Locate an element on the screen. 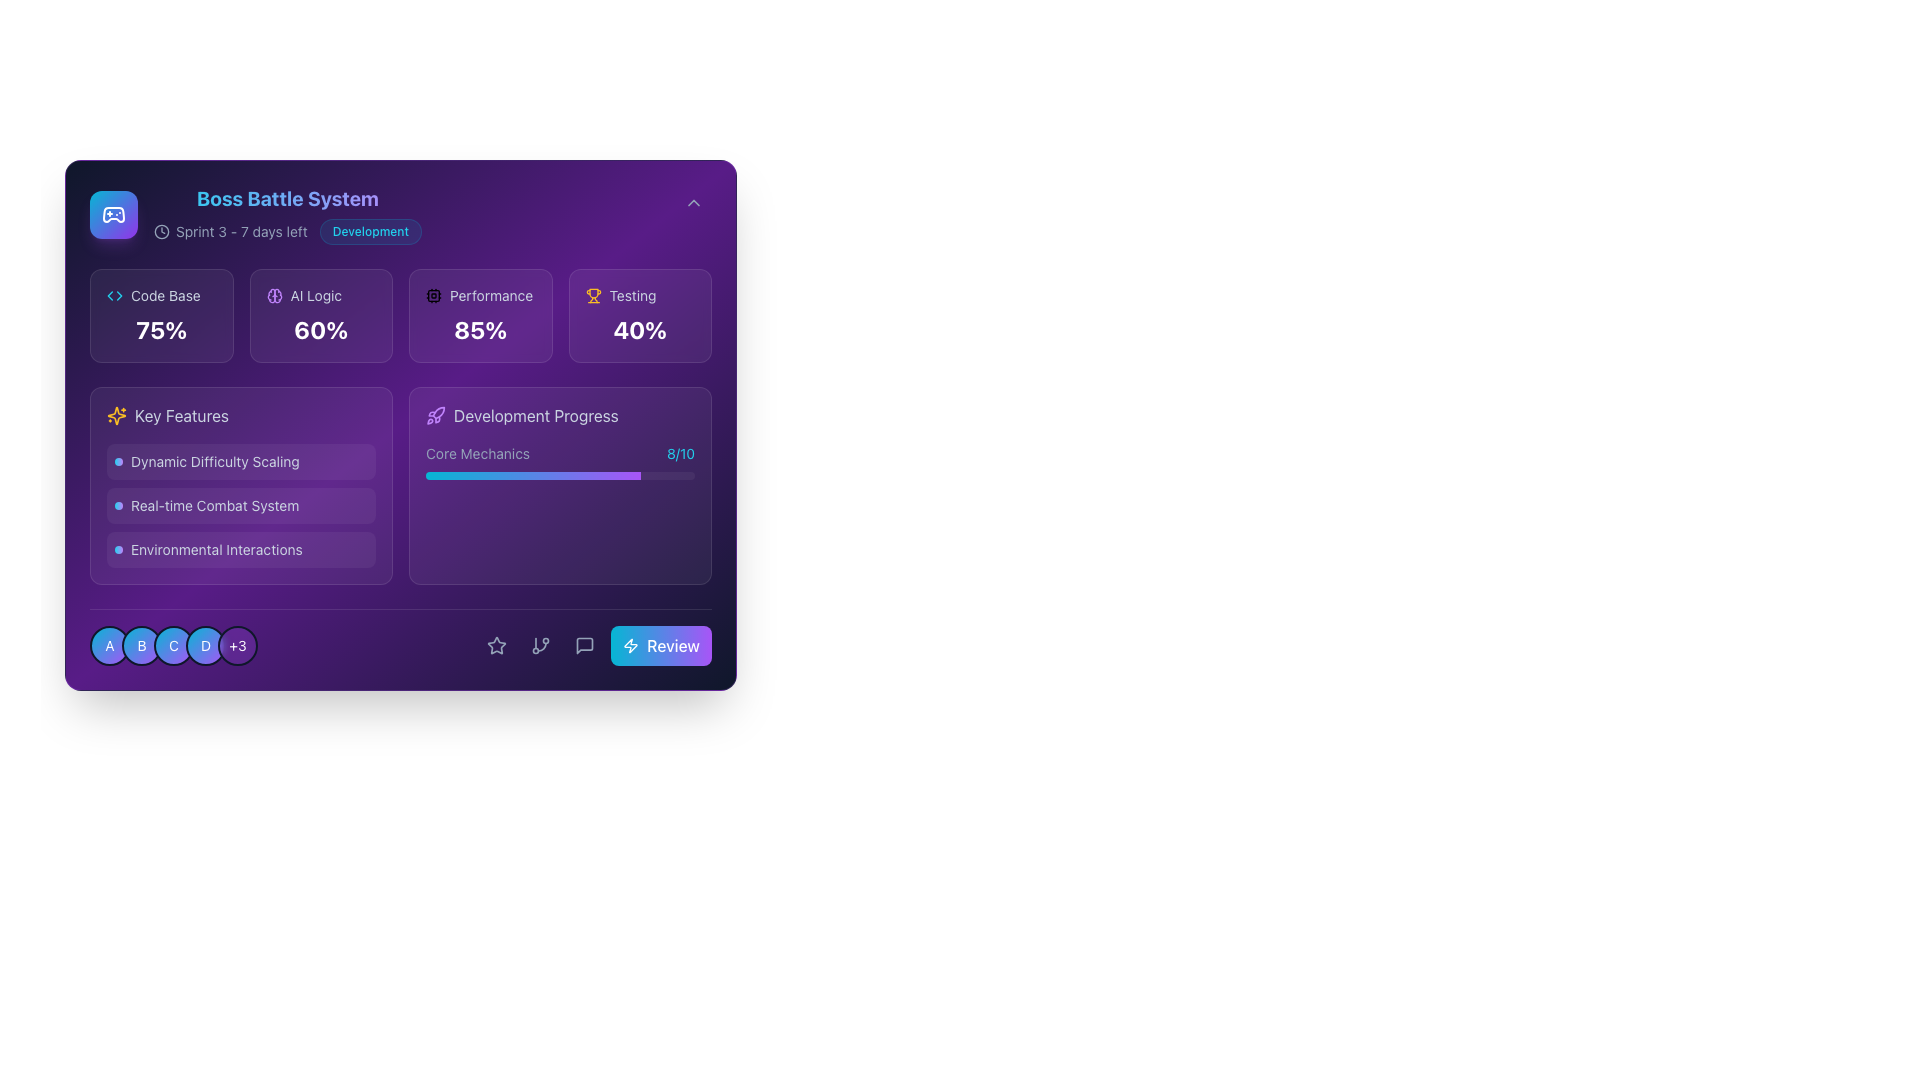  the informational display element labeled 'Testing' with an accompanying trophy icon, located in the top-right corner of the interface is located at coordinates (640, 296).